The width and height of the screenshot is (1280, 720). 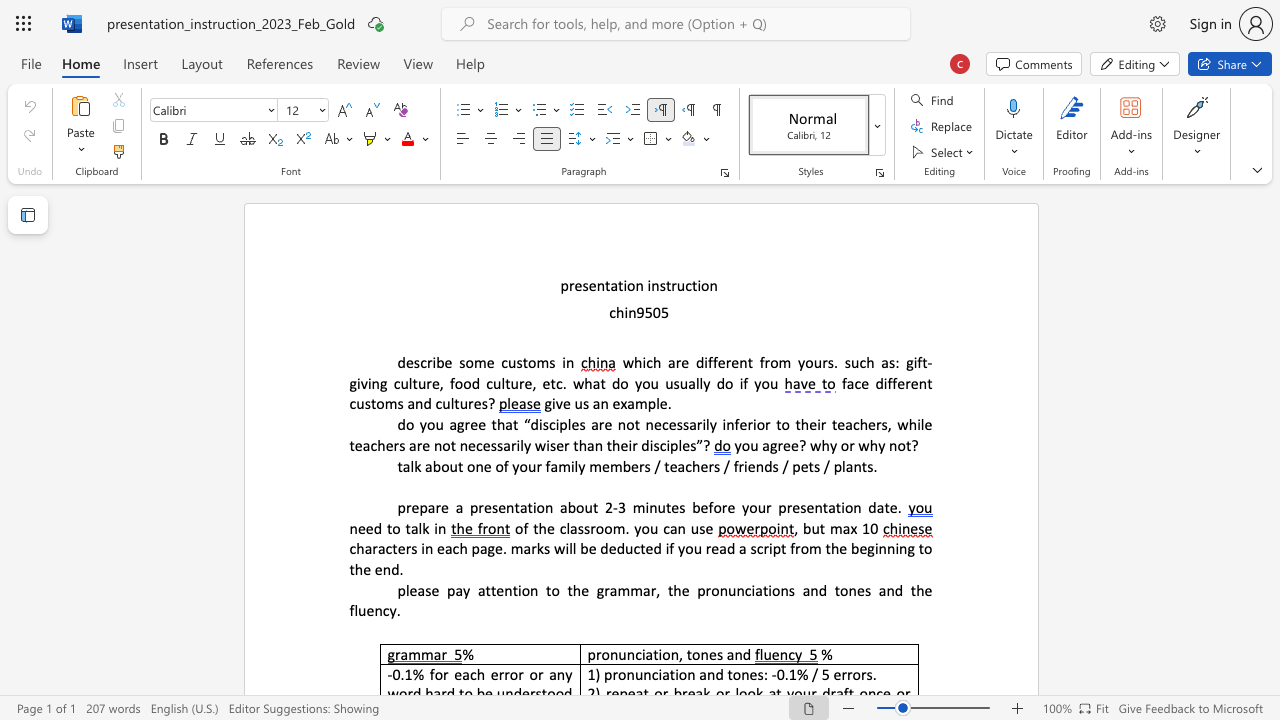 What do you see at coordinates (455, 403) in the screenshot?
I see `the 3th character "t" in the text` at bounding box center [455, 403].